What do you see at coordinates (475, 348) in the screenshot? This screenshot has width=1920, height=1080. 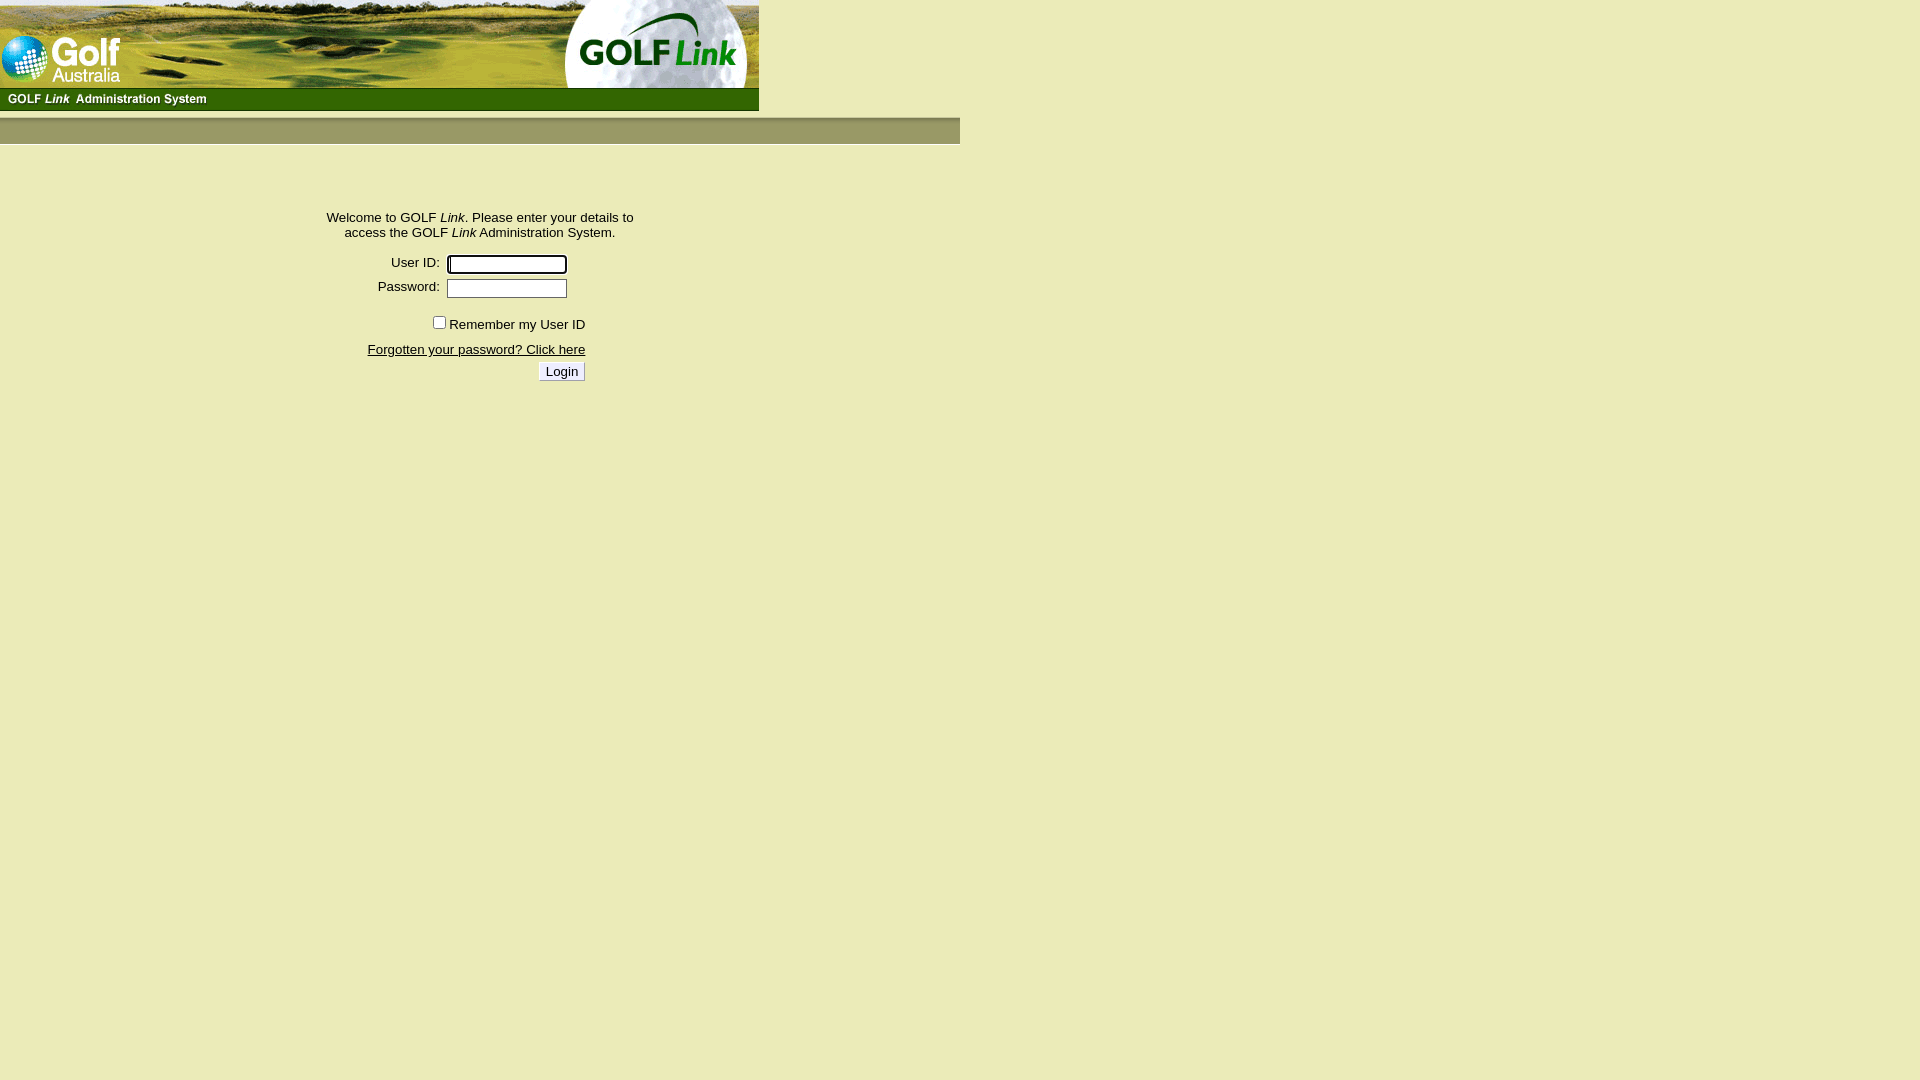 I see `'Forgotten your password? Click here'` at bounding box center [475, 348].